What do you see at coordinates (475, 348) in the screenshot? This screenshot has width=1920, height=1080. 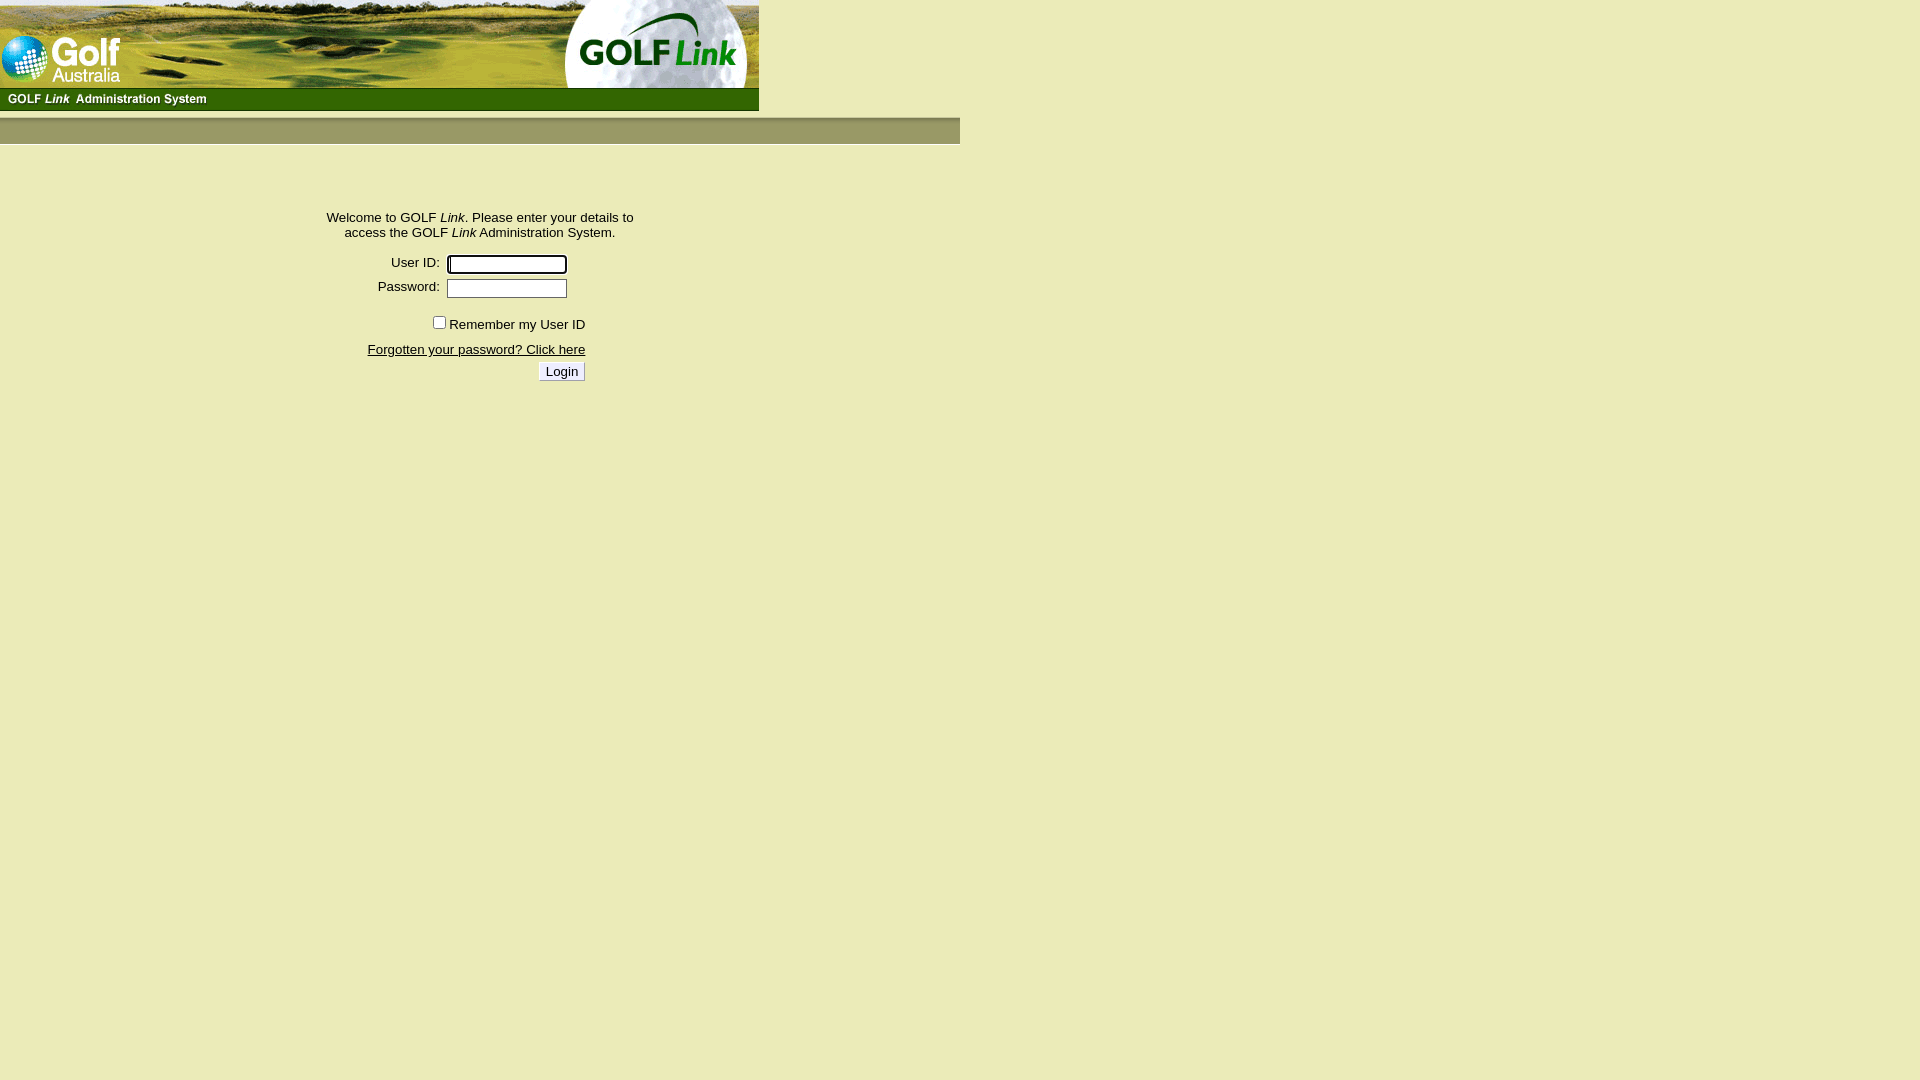 I see `'Forgotten your password? Click here'` at bounding box center [475, 348].